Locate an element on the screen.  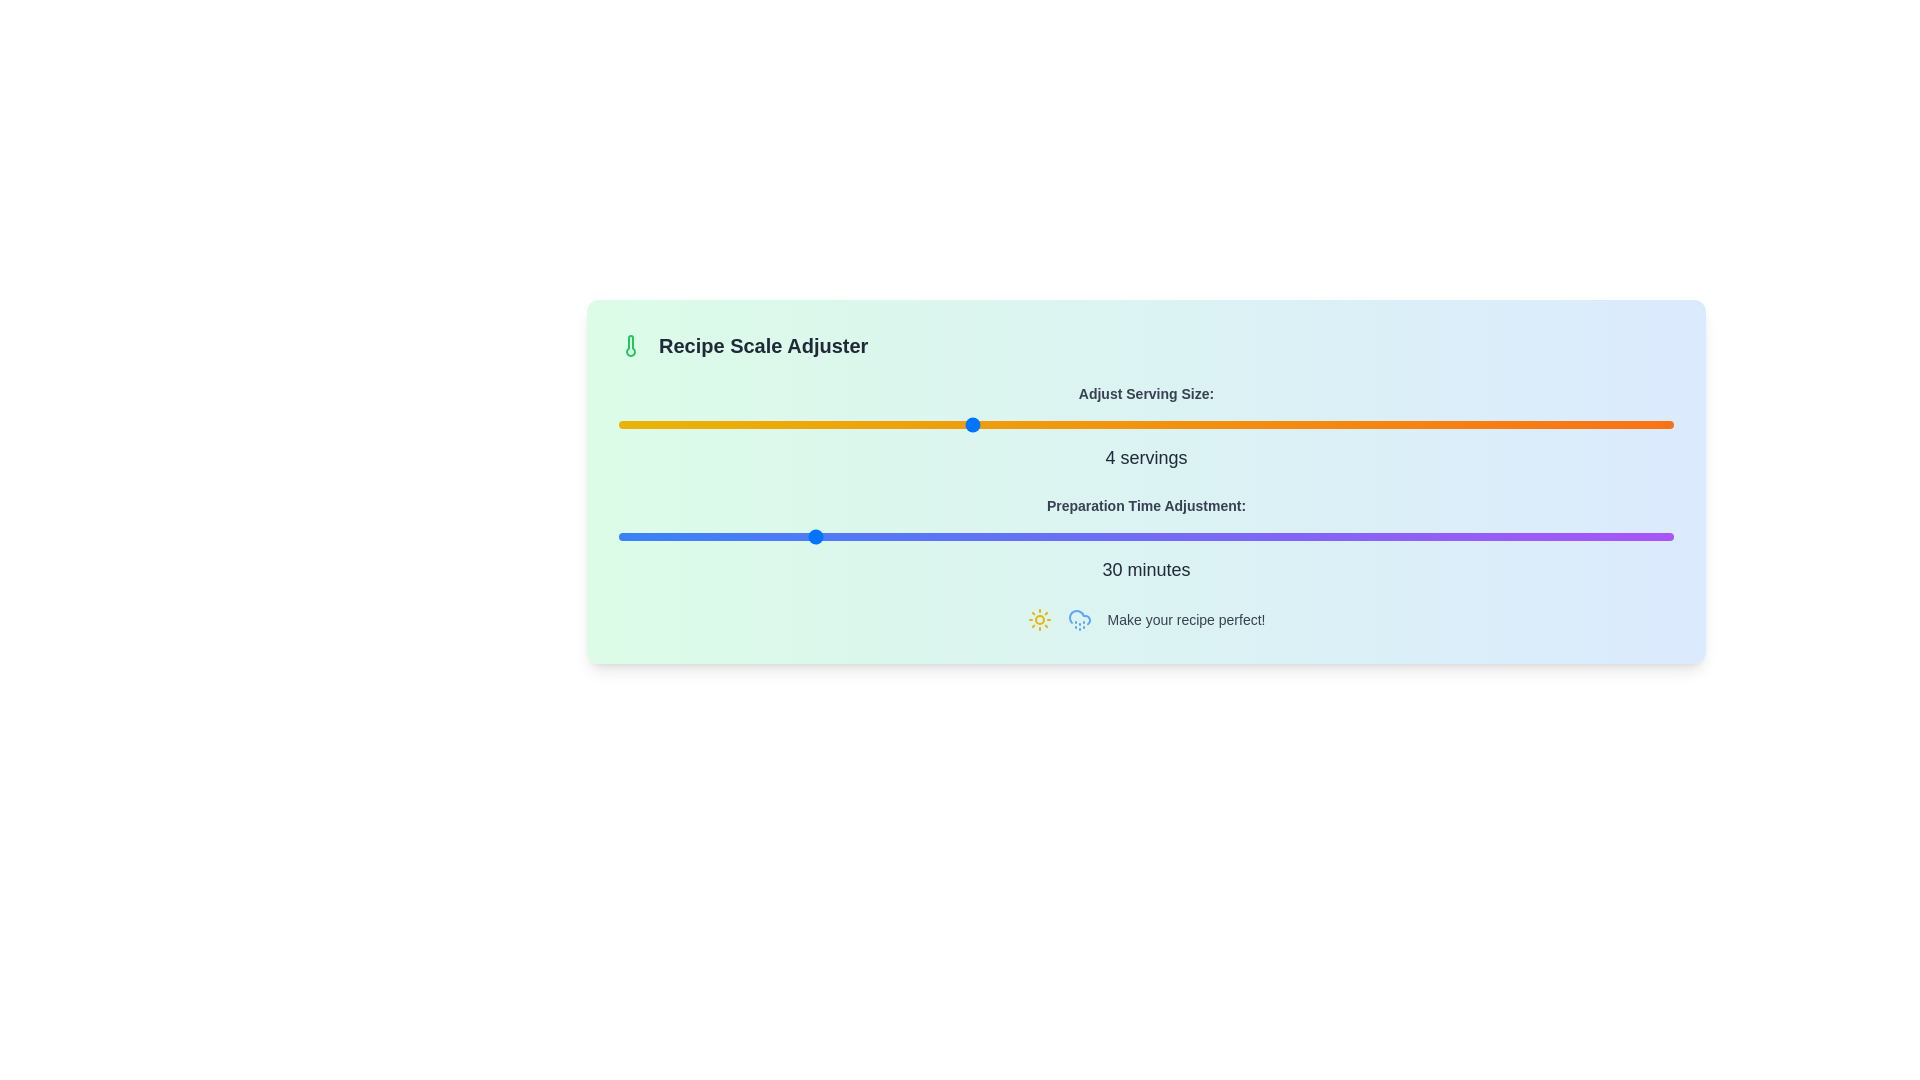
the preparation time is located at coordinates (849, 535).